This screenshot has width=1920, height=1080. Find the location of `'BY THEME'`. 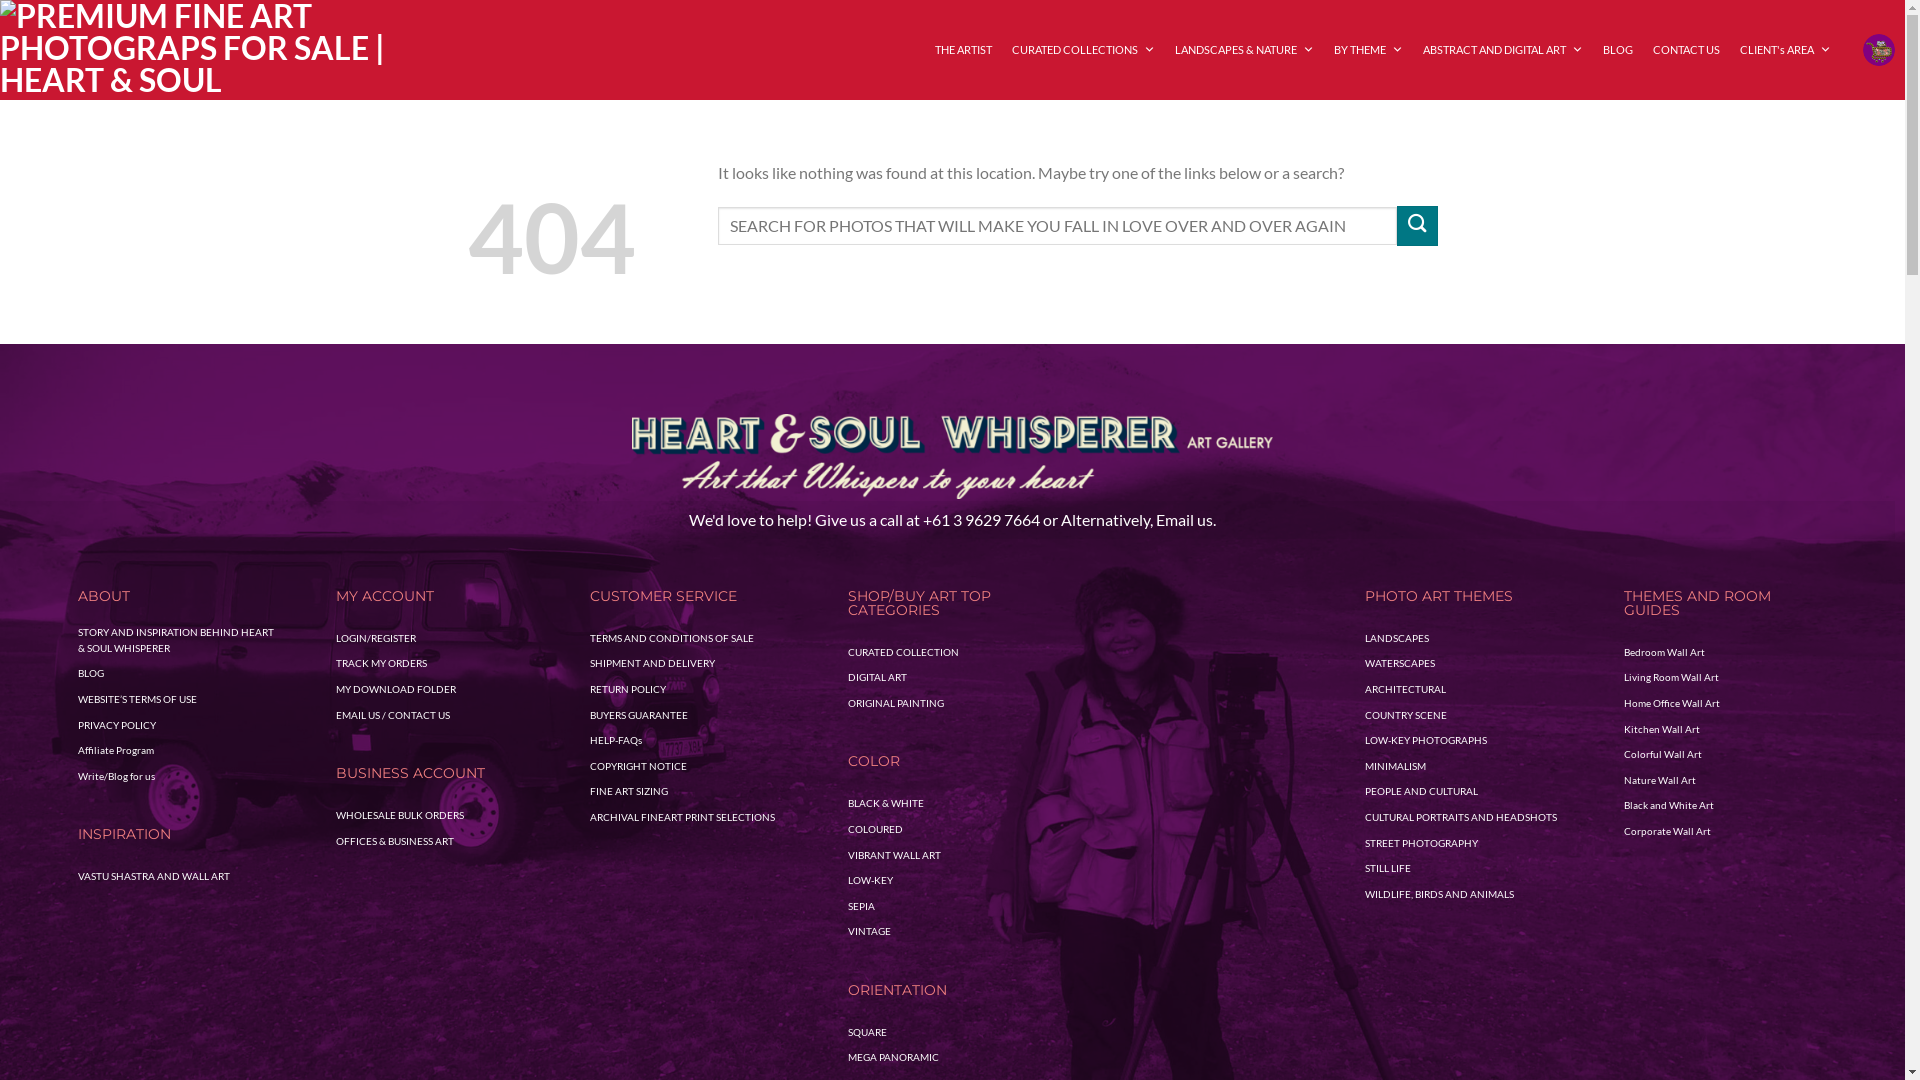

'BY THEME' is located at coordinates (1324, 49).